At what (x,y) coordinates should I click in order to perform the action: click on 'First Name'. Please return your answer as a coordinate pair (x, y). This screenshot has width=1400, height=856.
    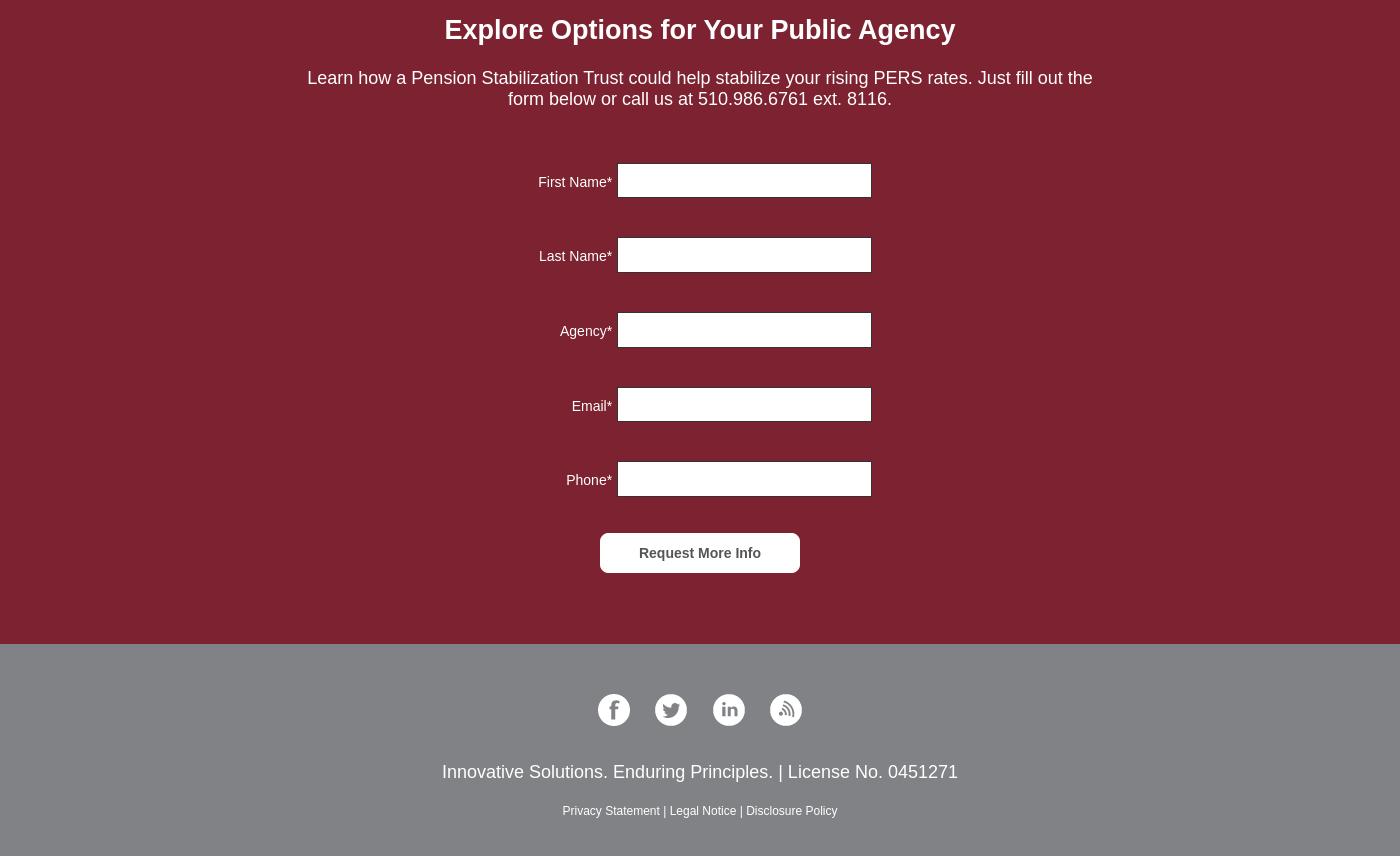
    Looking at the image, I should click on (538, 179).